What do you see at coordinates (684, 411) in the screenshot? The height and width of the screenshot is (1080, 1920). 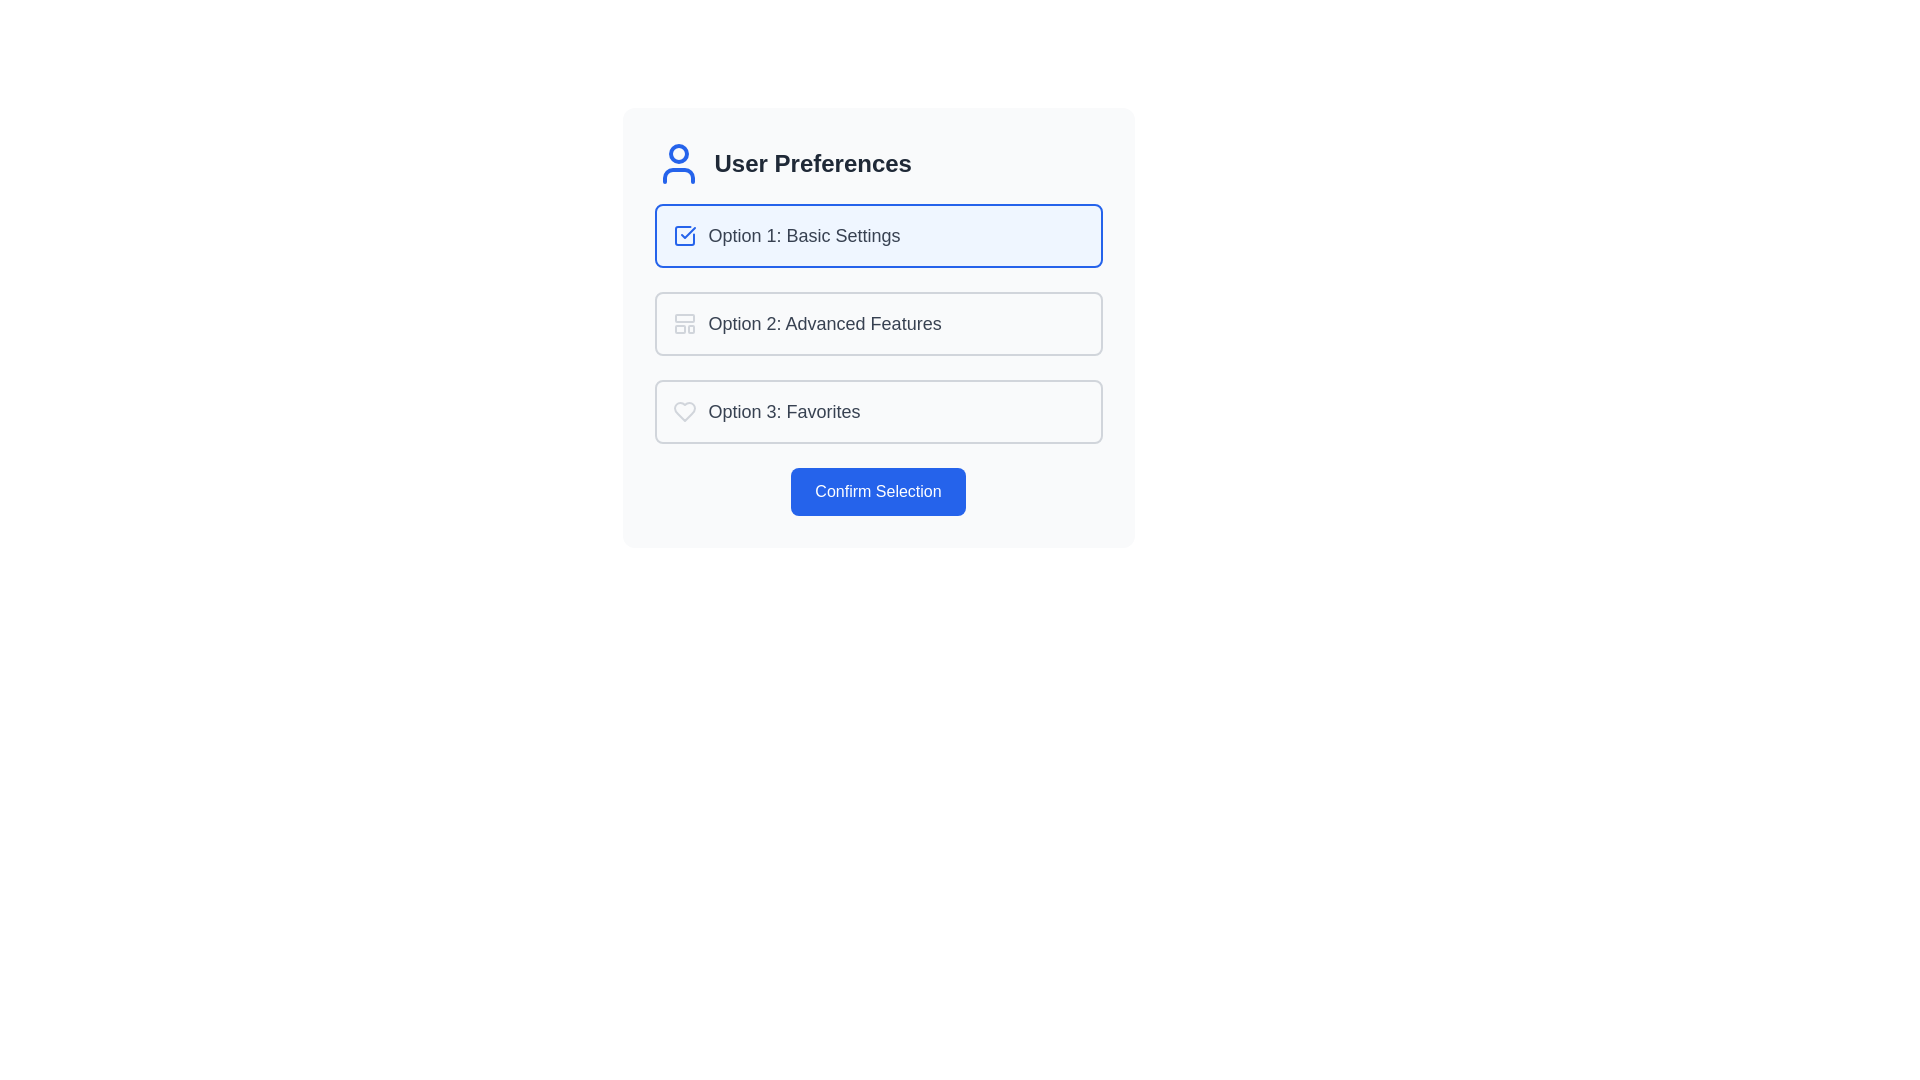 I see `the heart-shaped icon located to the left of the text 'Option 3: Favorites' in the 'User Preferences' menu for reference` at bounding box center [684, 411].